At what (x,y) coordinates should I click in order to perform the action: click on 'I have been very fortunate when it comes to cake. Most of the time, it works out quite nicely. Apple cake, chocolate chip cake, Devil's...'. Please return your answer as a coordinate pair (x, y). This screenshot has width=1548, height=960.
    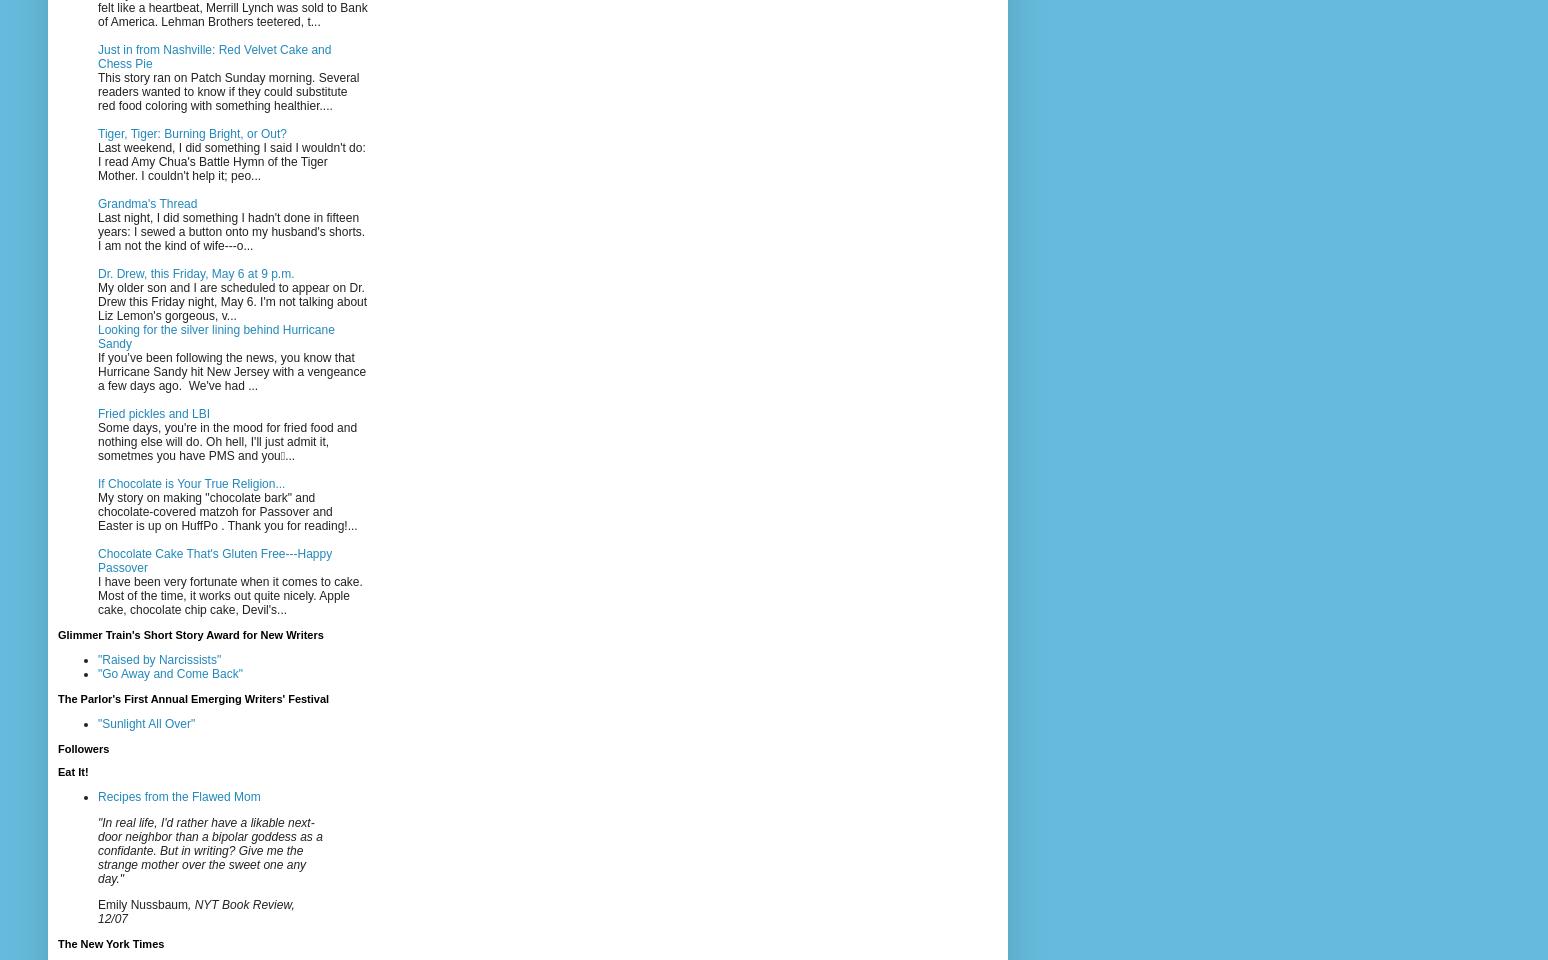
    Looking at the image, I should click on (96, 595).